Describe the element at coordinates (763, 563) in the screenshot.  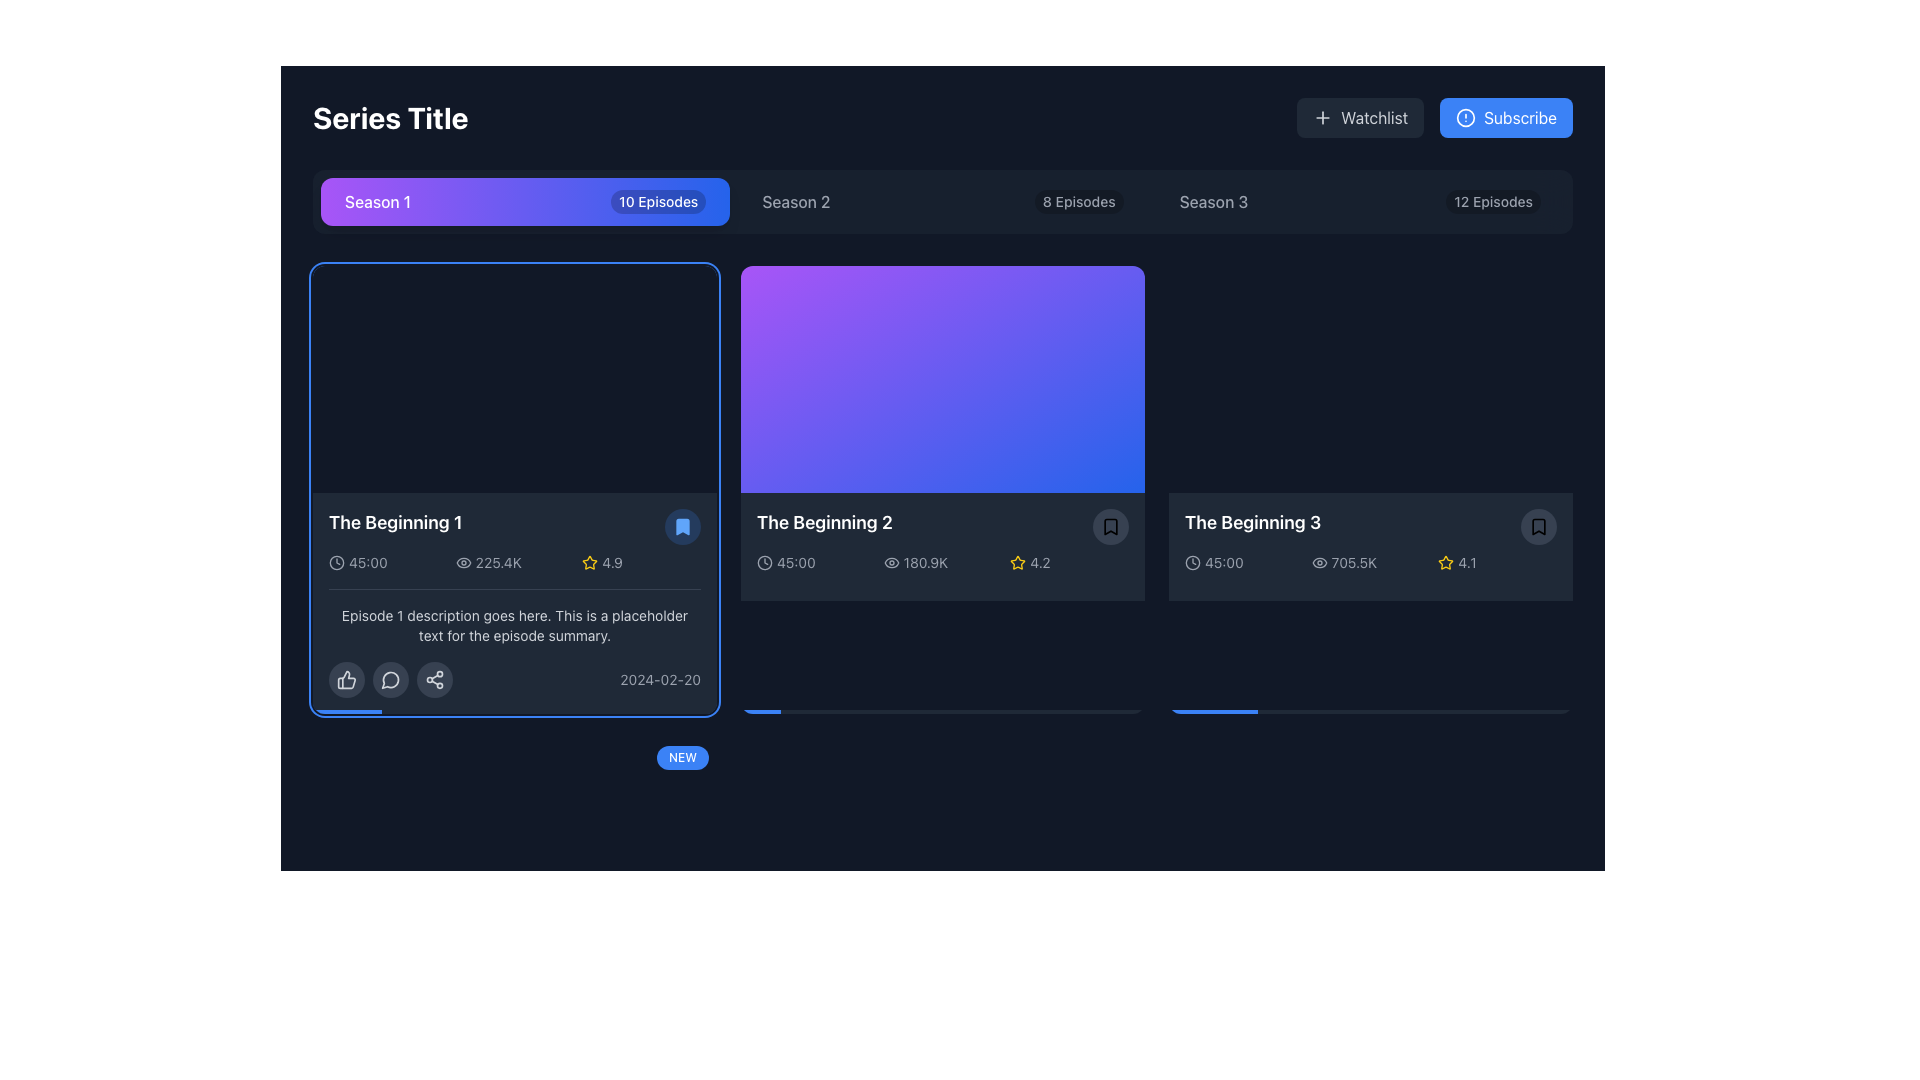
I see `the SVG circle element that represents the outer circular boundary of the clock face, located in the bottom left area below the thumbnail for 'The Beginning 1'` at that location.